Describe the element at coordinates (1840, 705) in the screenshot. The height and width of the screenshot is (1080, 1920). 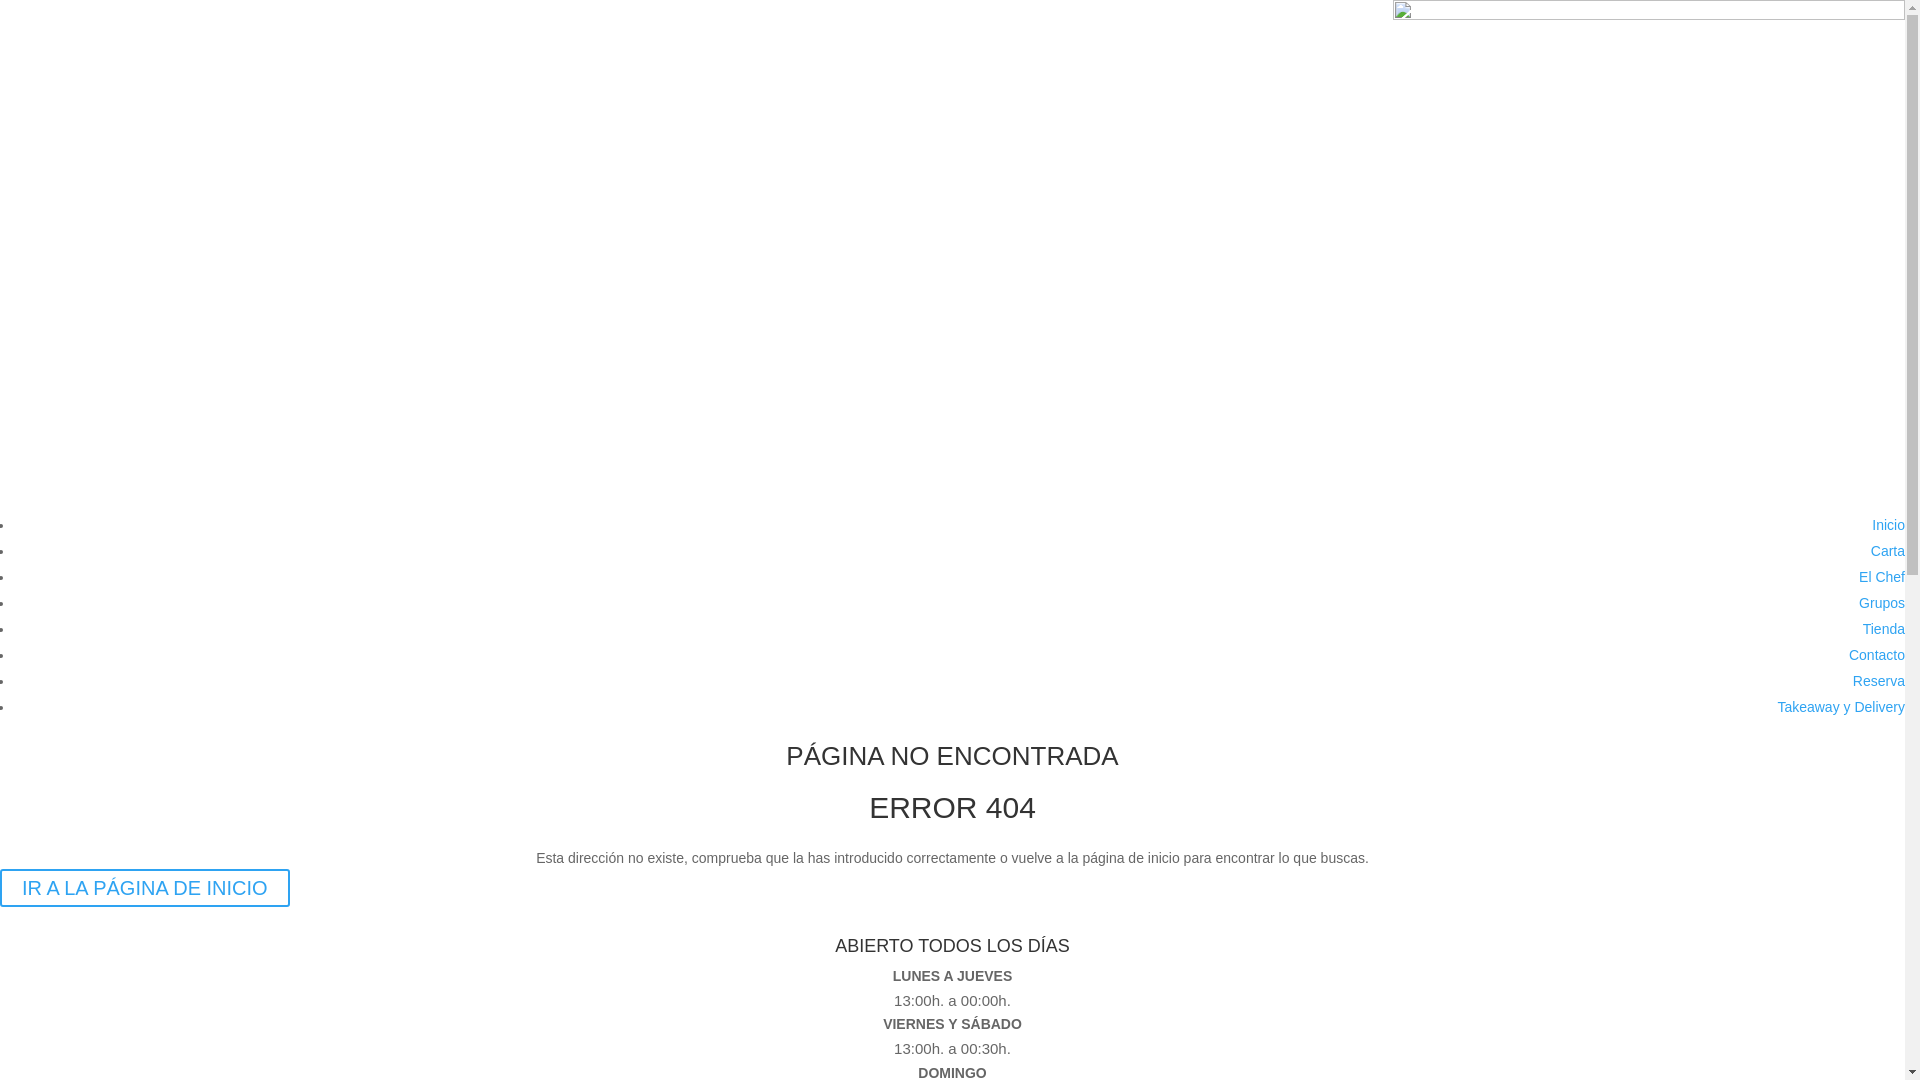
I see `'Takeaway y Delivery'` at that location.